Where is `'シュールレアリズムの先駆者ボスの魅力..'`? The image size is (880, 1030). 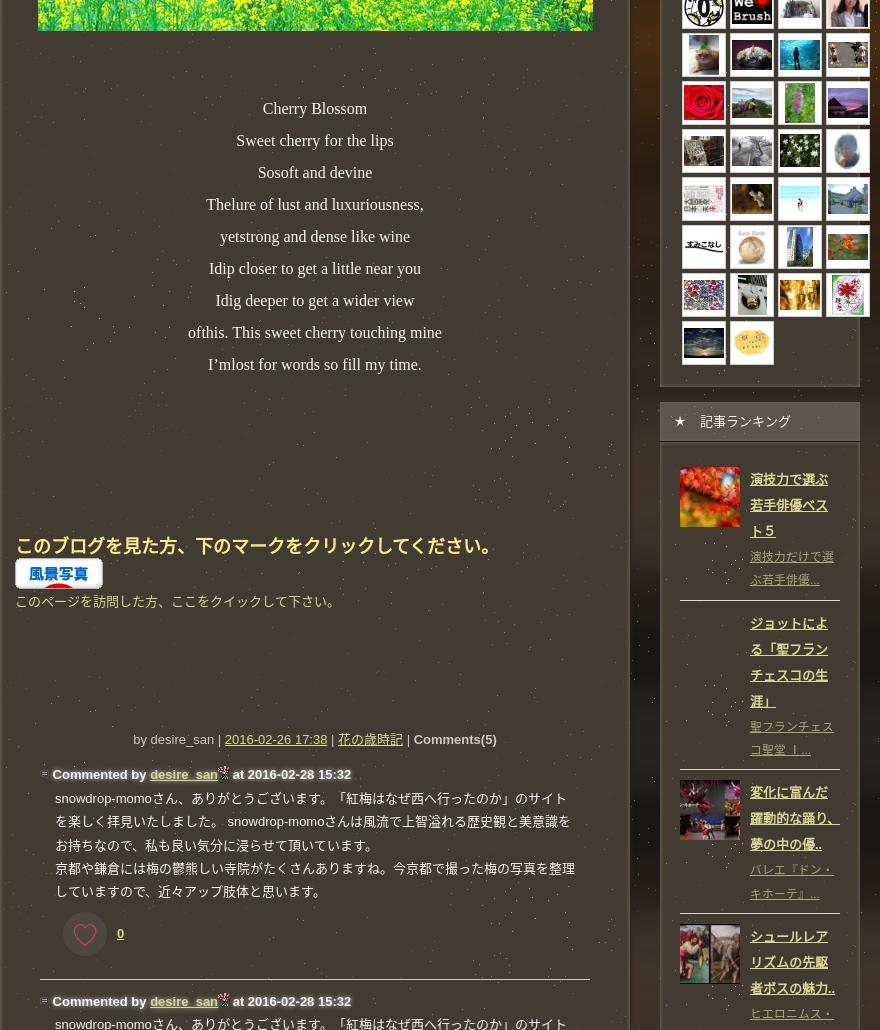 'シュールレアリズムの先駆者ボスの魅力..' is located at coordinates (792, 961).